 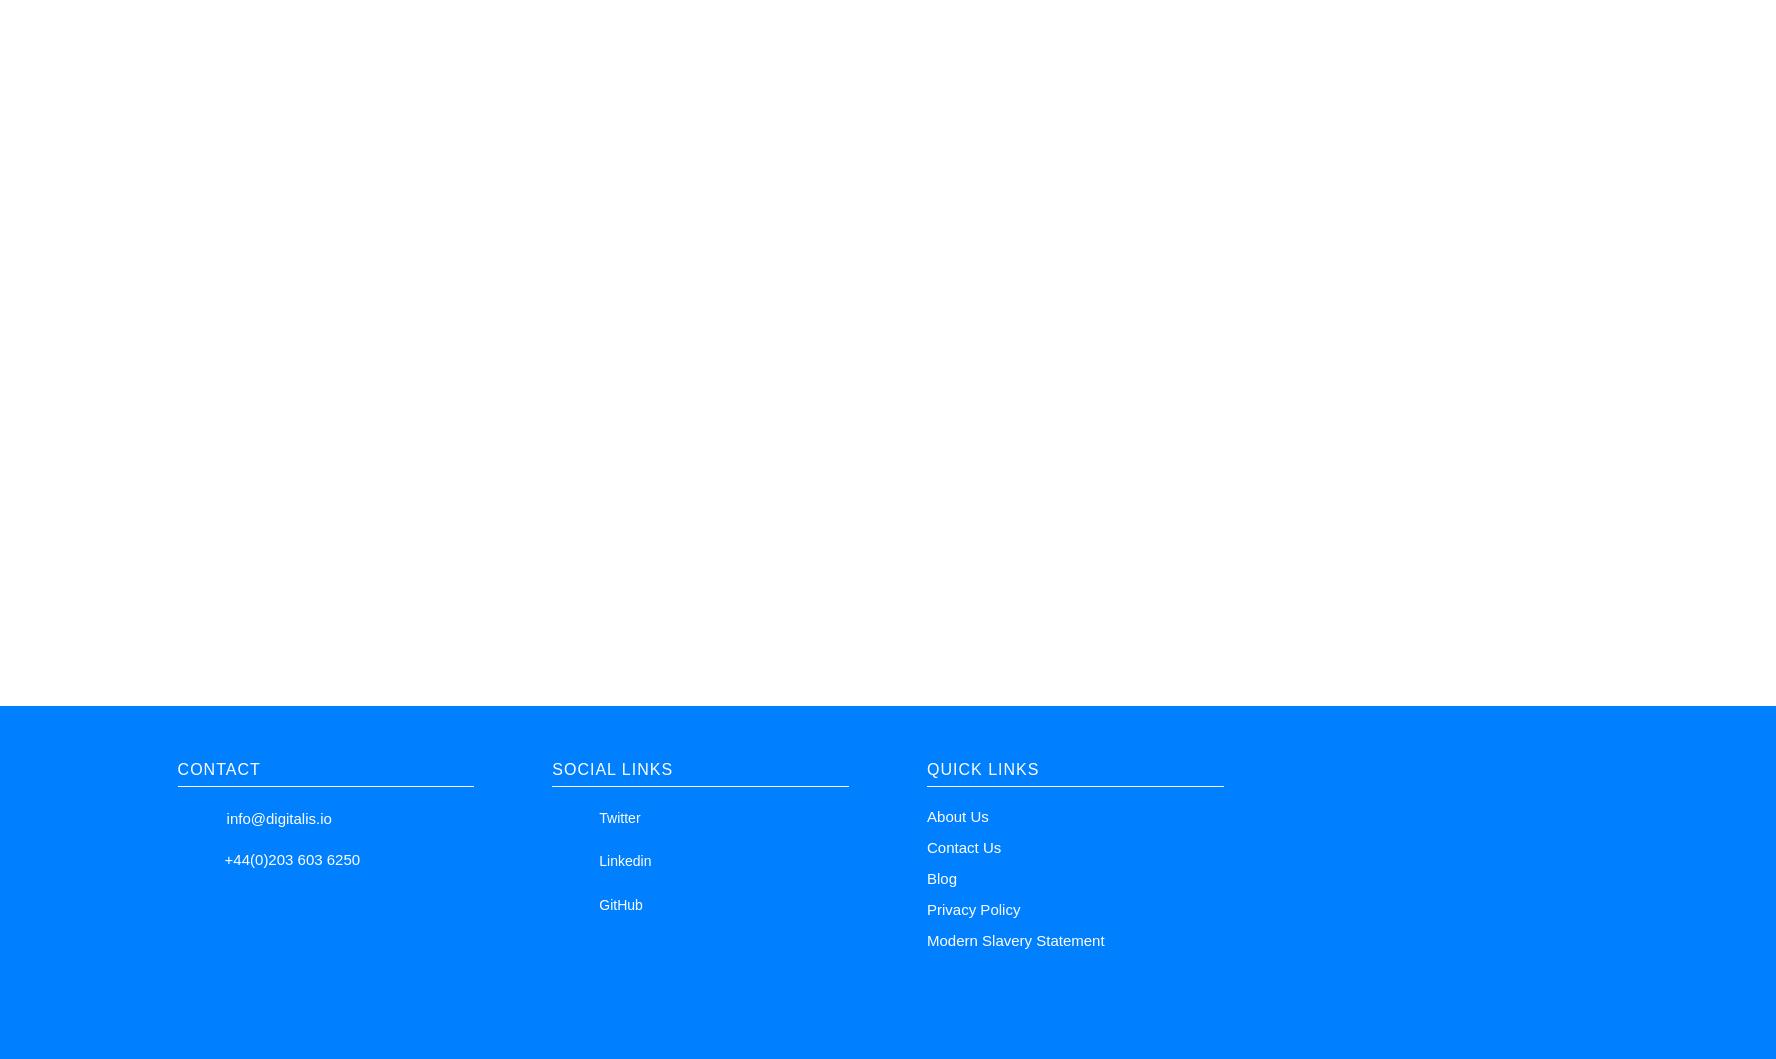 What do you see at coordinates (618, 816) in the screenshot?
I see `'Twitter'` at bounding box center [618, 816].